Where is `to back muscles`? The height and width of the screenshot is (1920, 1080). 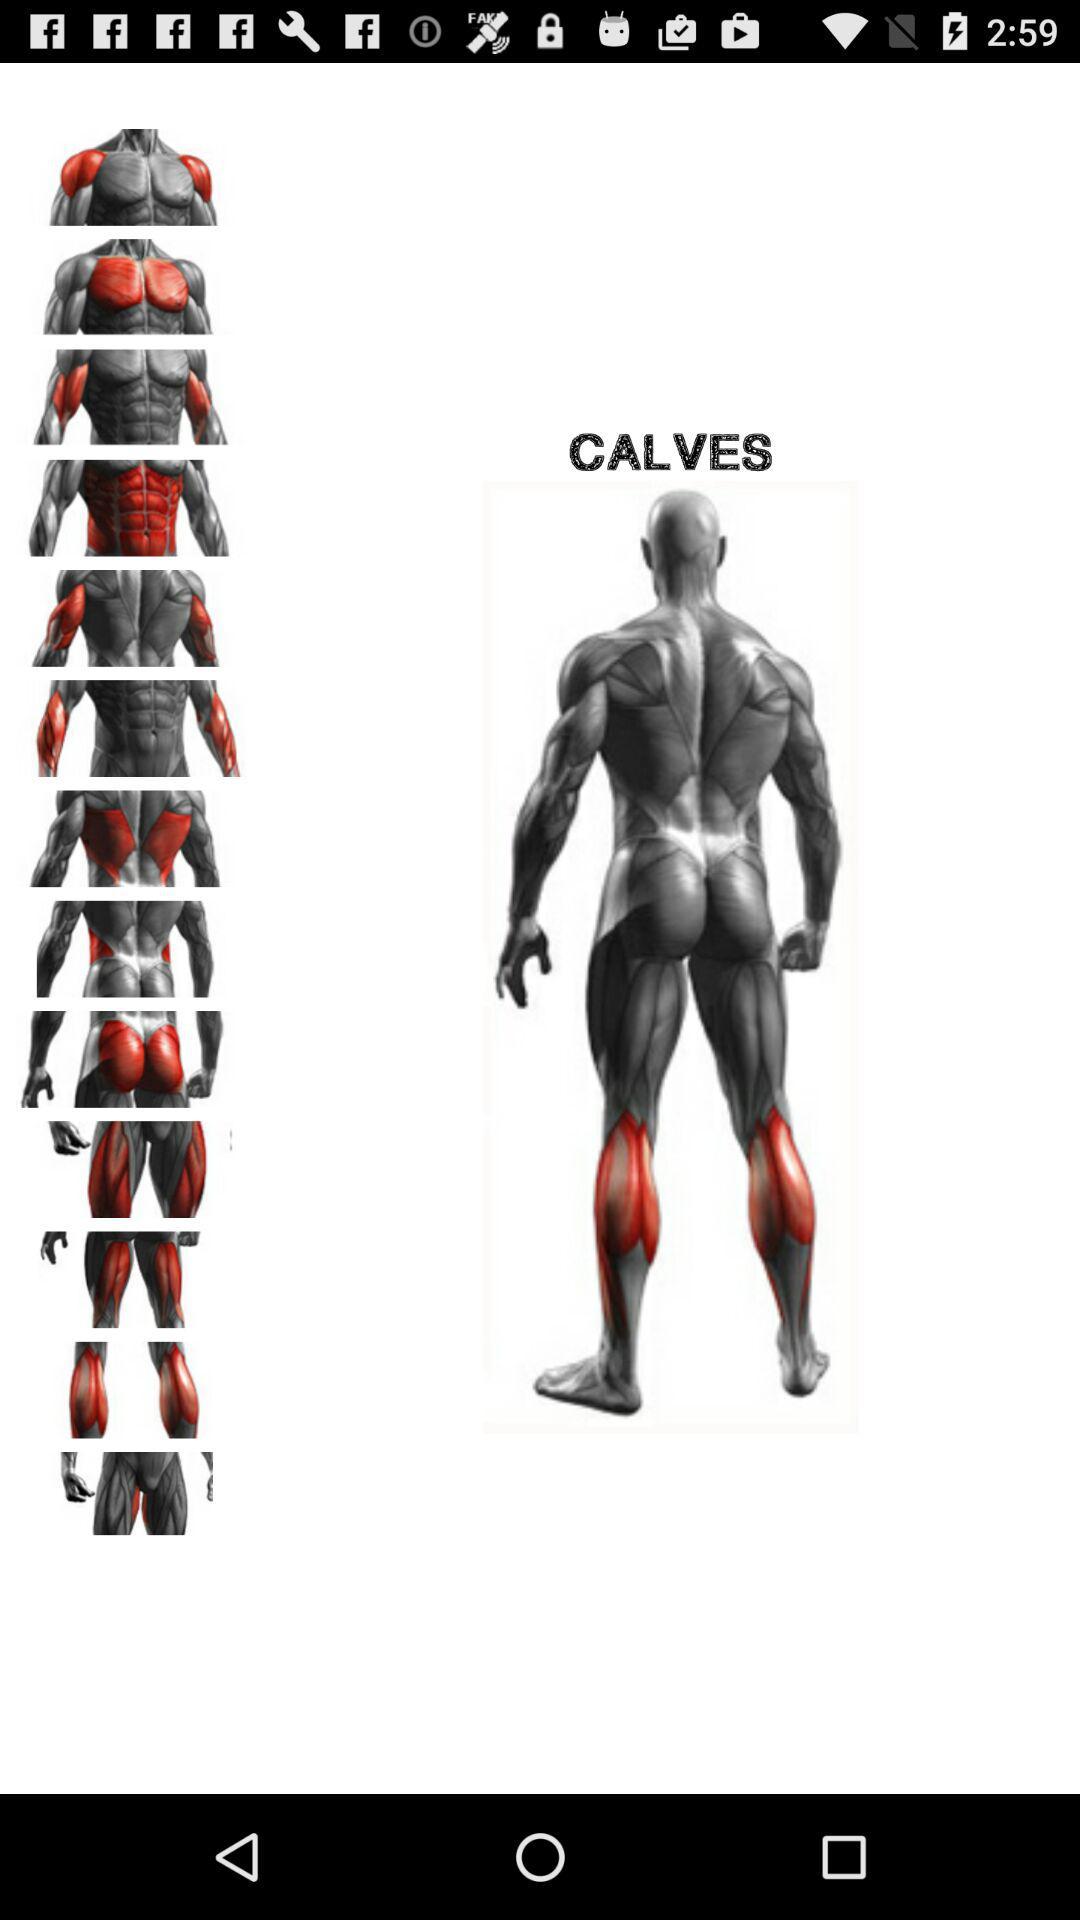 to back muscles is located at coordinates (131, 832).